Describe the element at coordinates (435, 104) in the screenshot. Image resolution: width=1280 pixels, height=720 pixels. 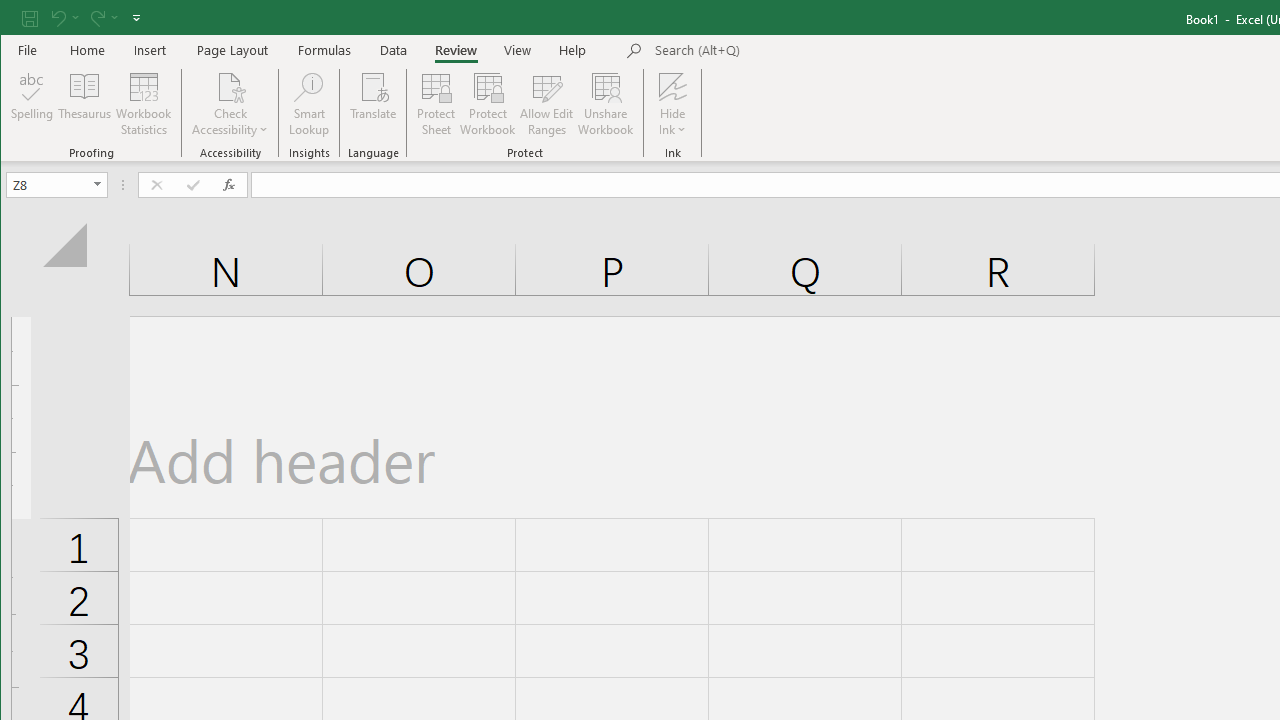
I see `'Protect Sheet...'` at that location.